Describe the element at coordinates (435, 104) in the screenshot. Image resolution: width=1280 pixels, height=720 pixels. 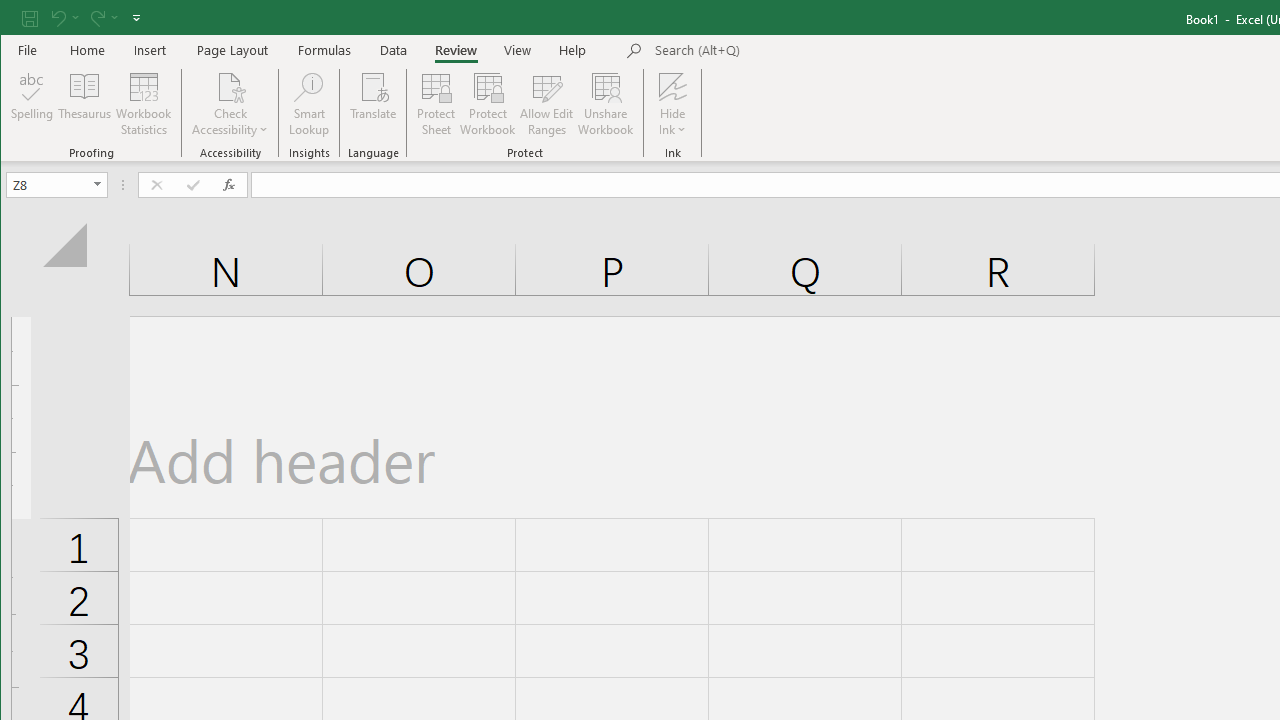
I see `'Protect Sheet...'` at that location.